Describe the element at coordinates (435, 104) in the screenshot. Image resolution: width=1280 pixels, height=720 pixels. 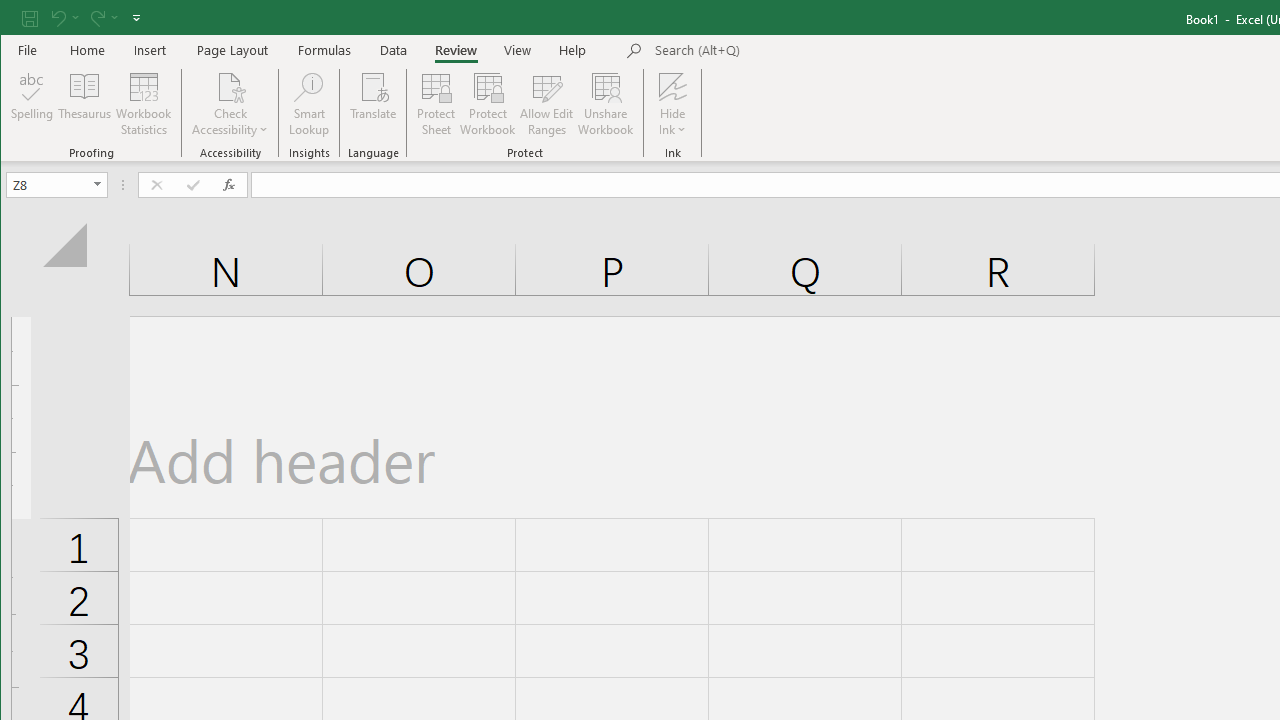
I see `'Protect Sheet...'` at that location.